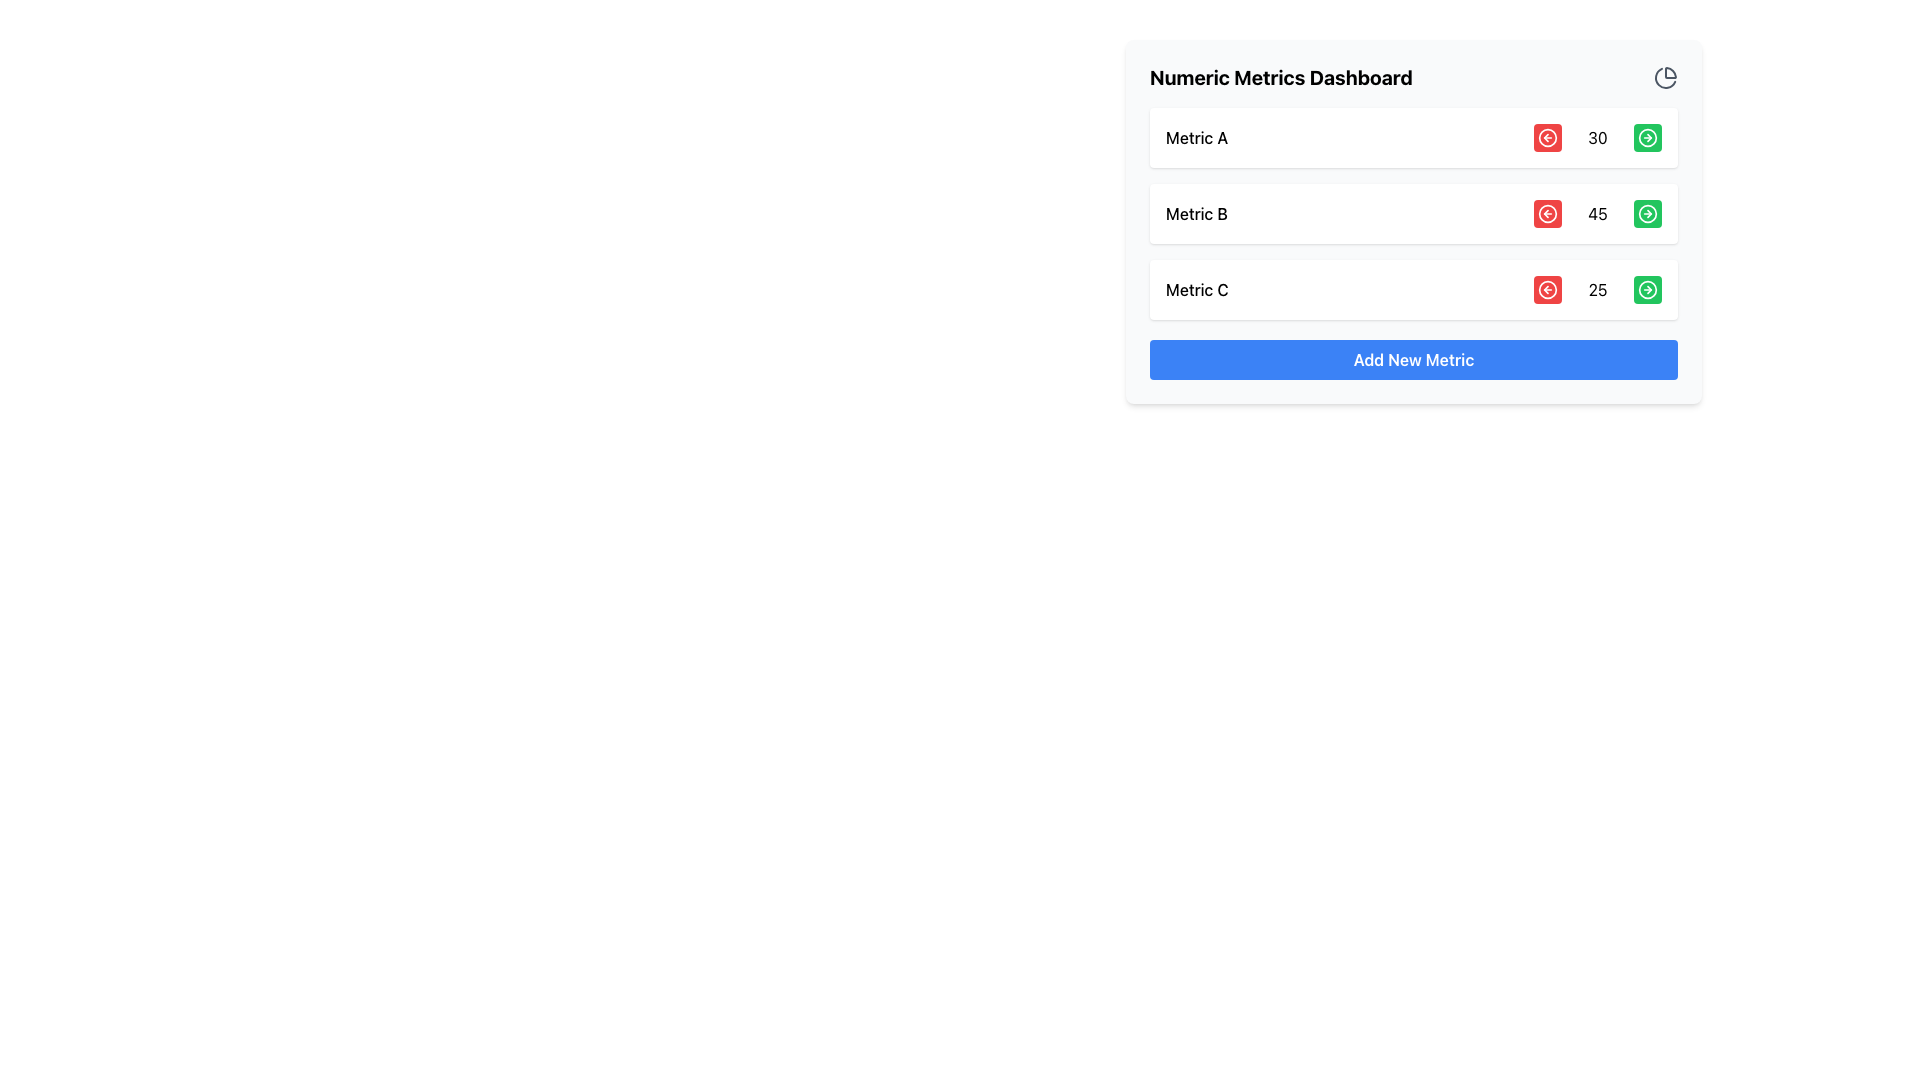 The width and height of the screenshot is (1920, 1080). I want to click on the green button adjacent to the value '25' in the 'Metric C' component to increment the value, so click(1413, 289).